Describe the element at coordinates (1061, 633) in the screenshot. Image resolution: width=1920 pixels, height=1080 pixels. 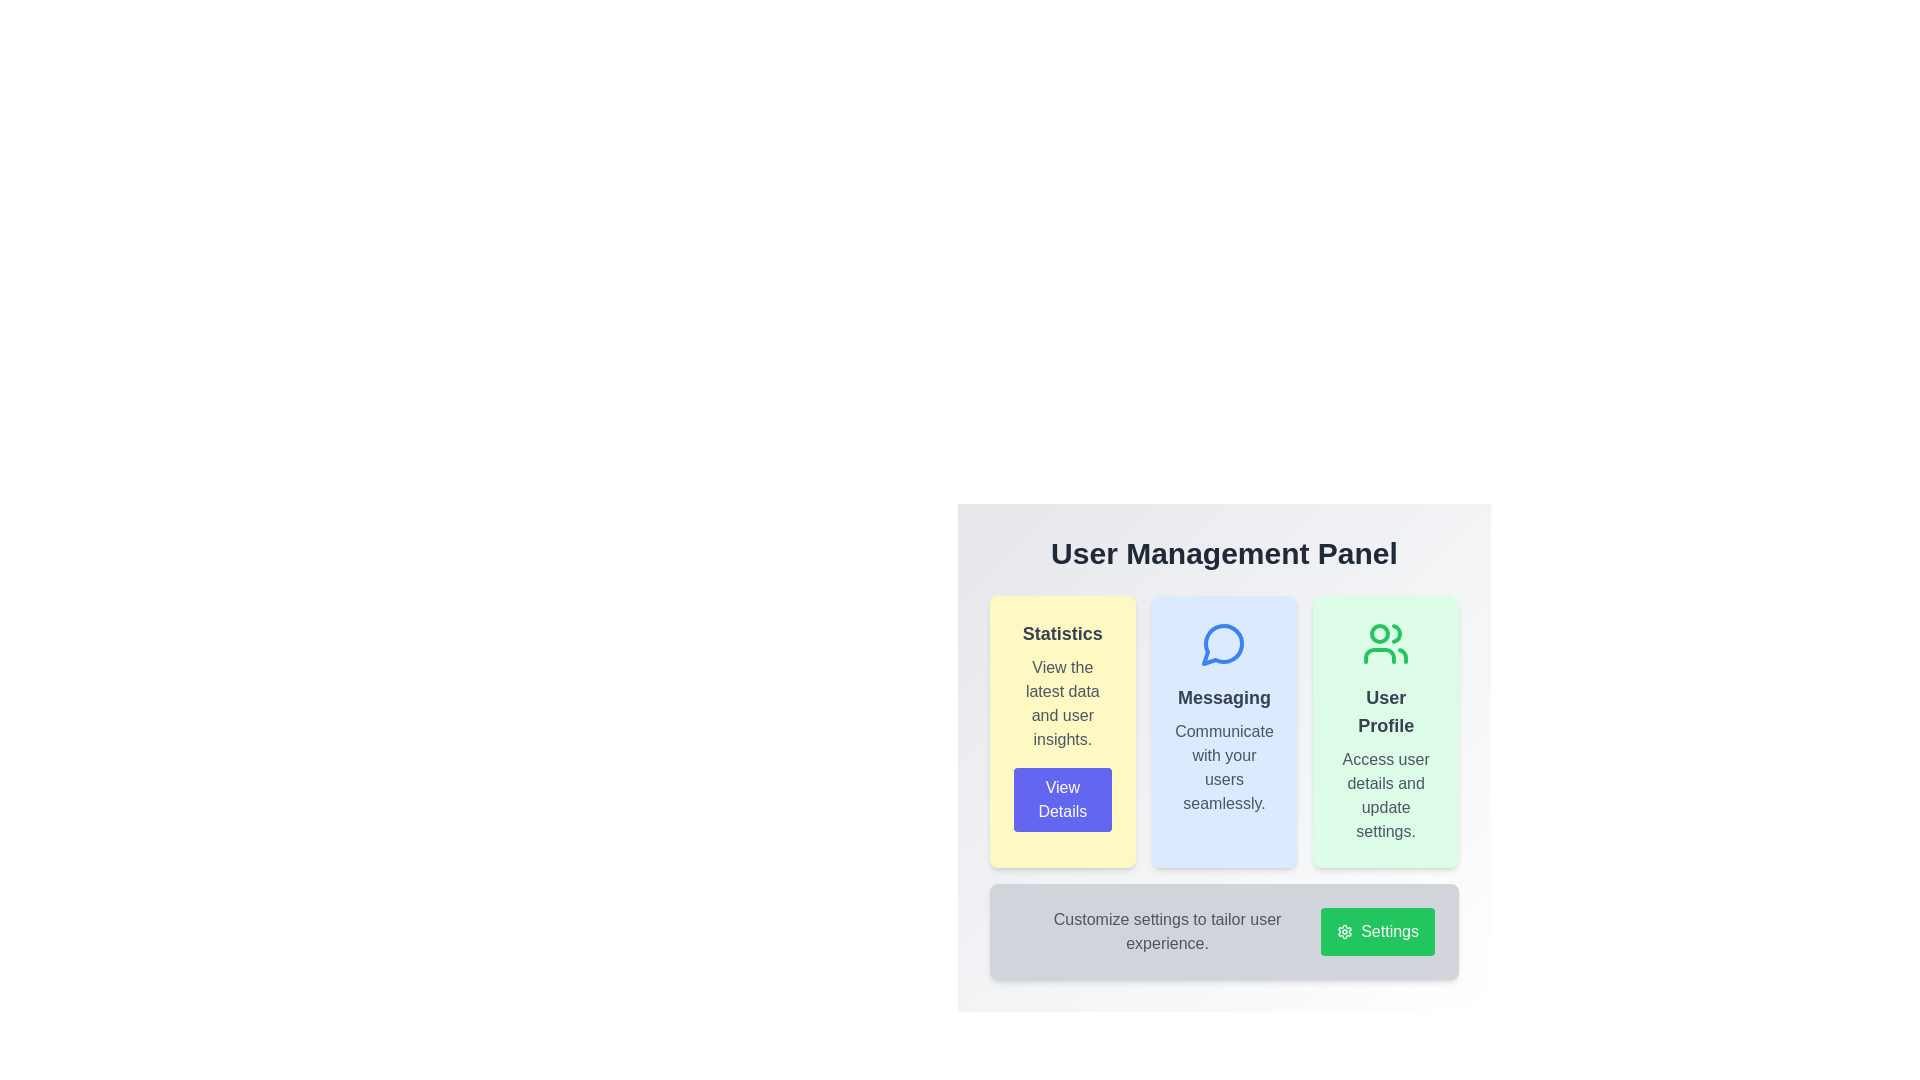
I see `the 'Statistics' text label, which is bold and gray, located at the top of the highlighted card on the far left of the section` at that location.